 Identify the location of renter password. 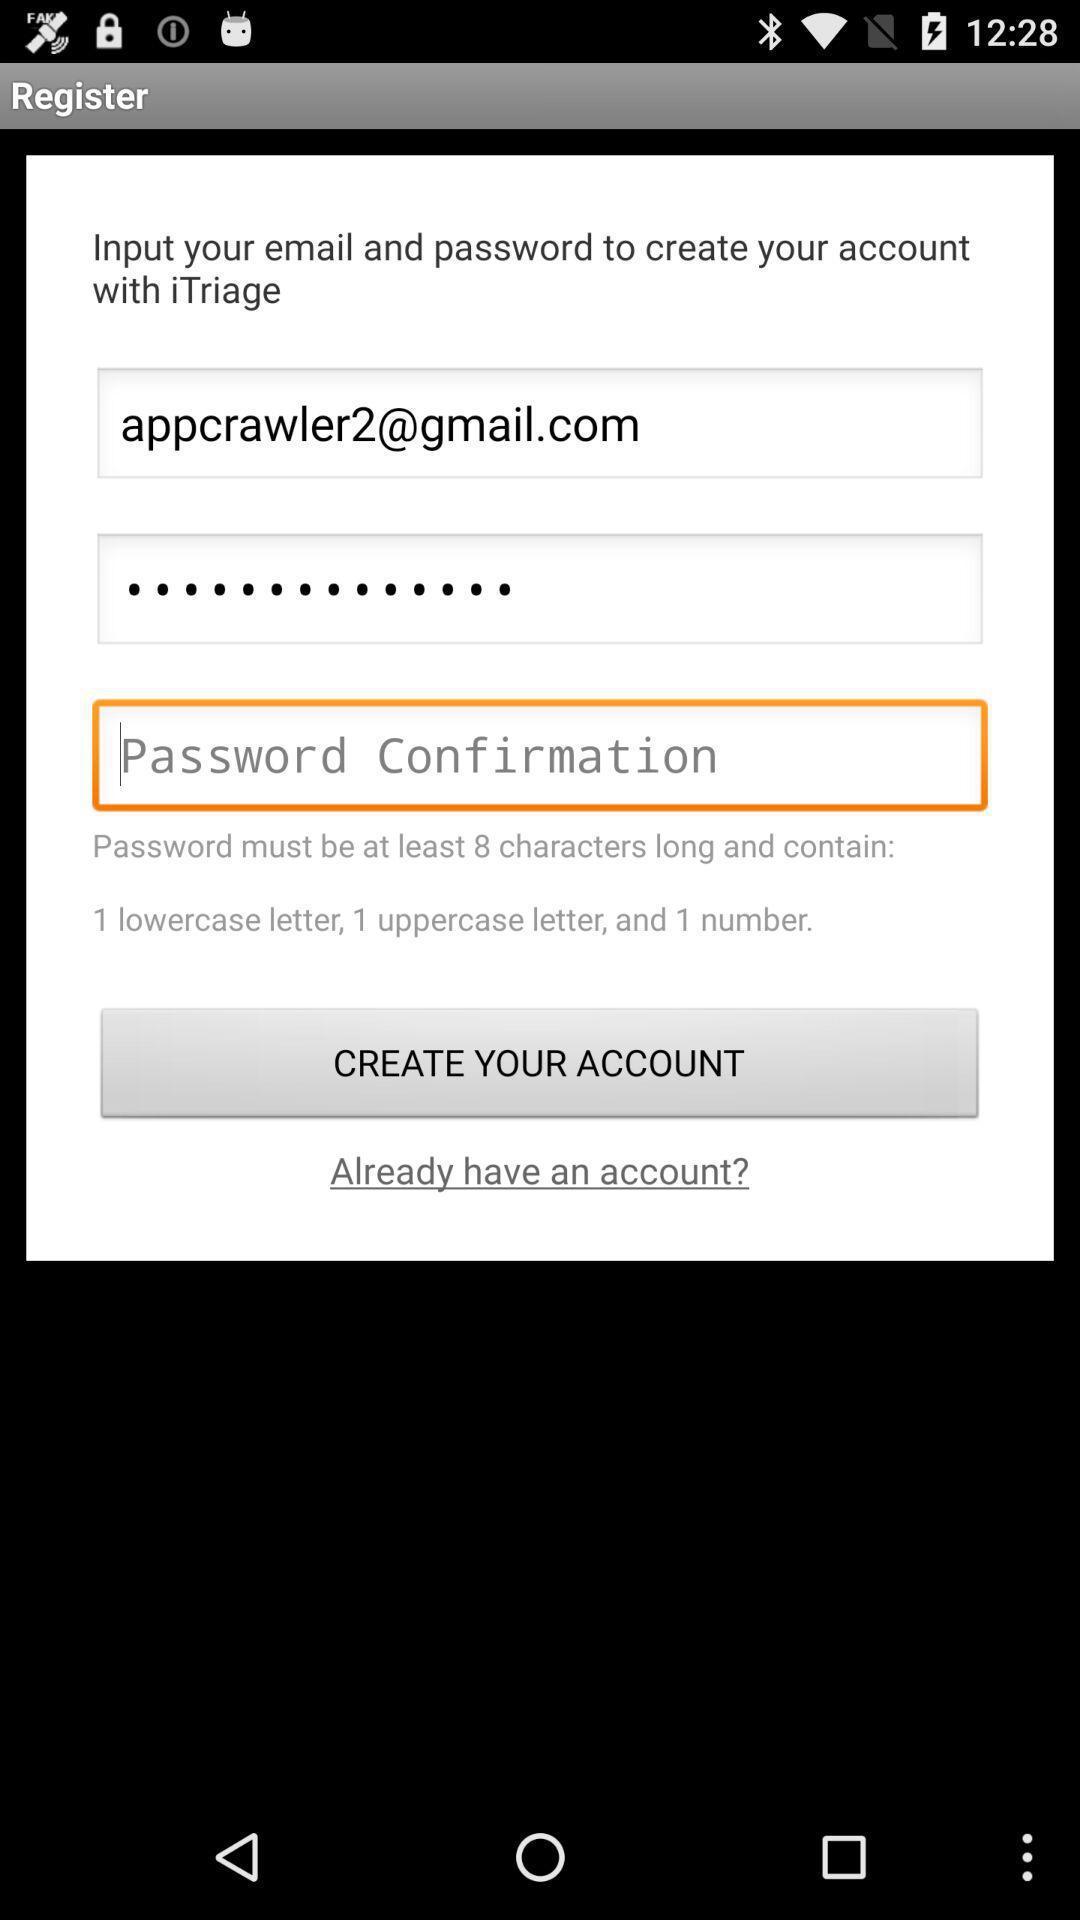
(540, 759).